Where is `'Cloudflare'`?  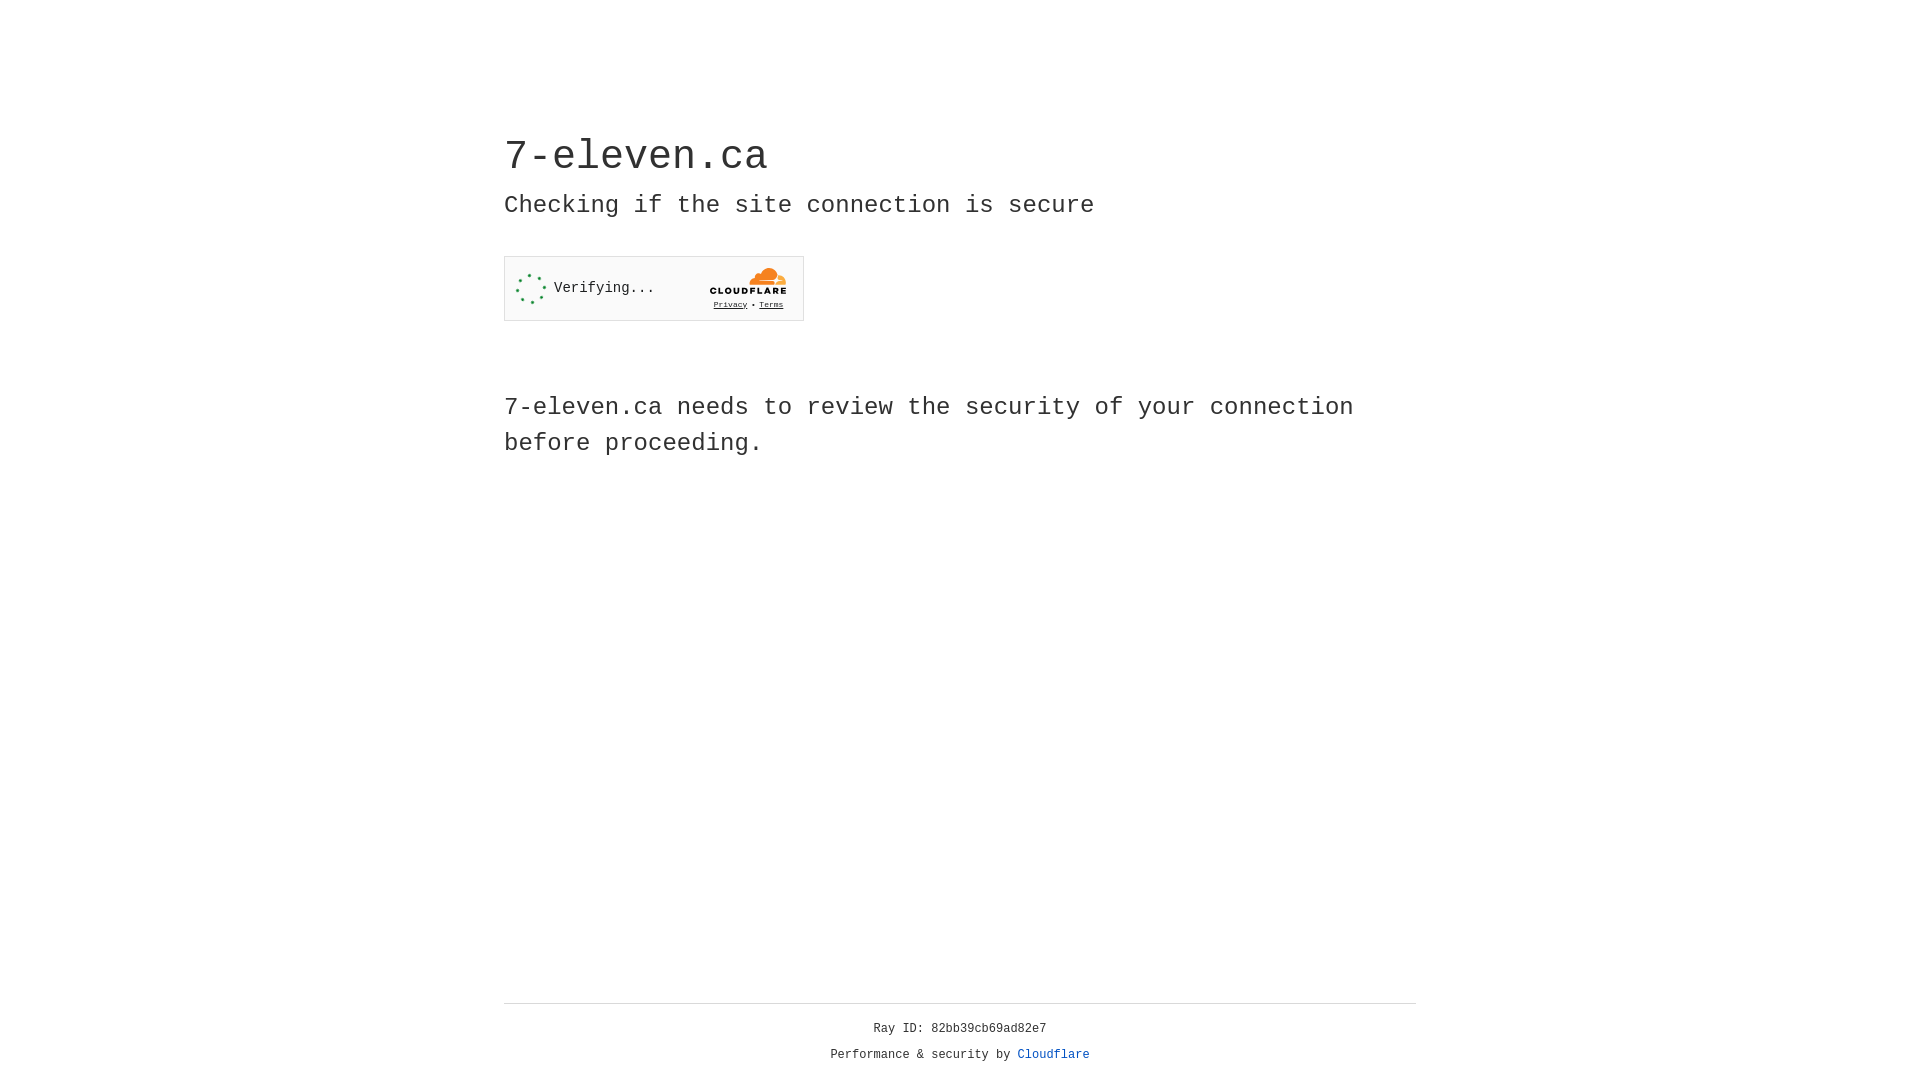 'Cloudflare' is located at coordinates (1017, 1054).